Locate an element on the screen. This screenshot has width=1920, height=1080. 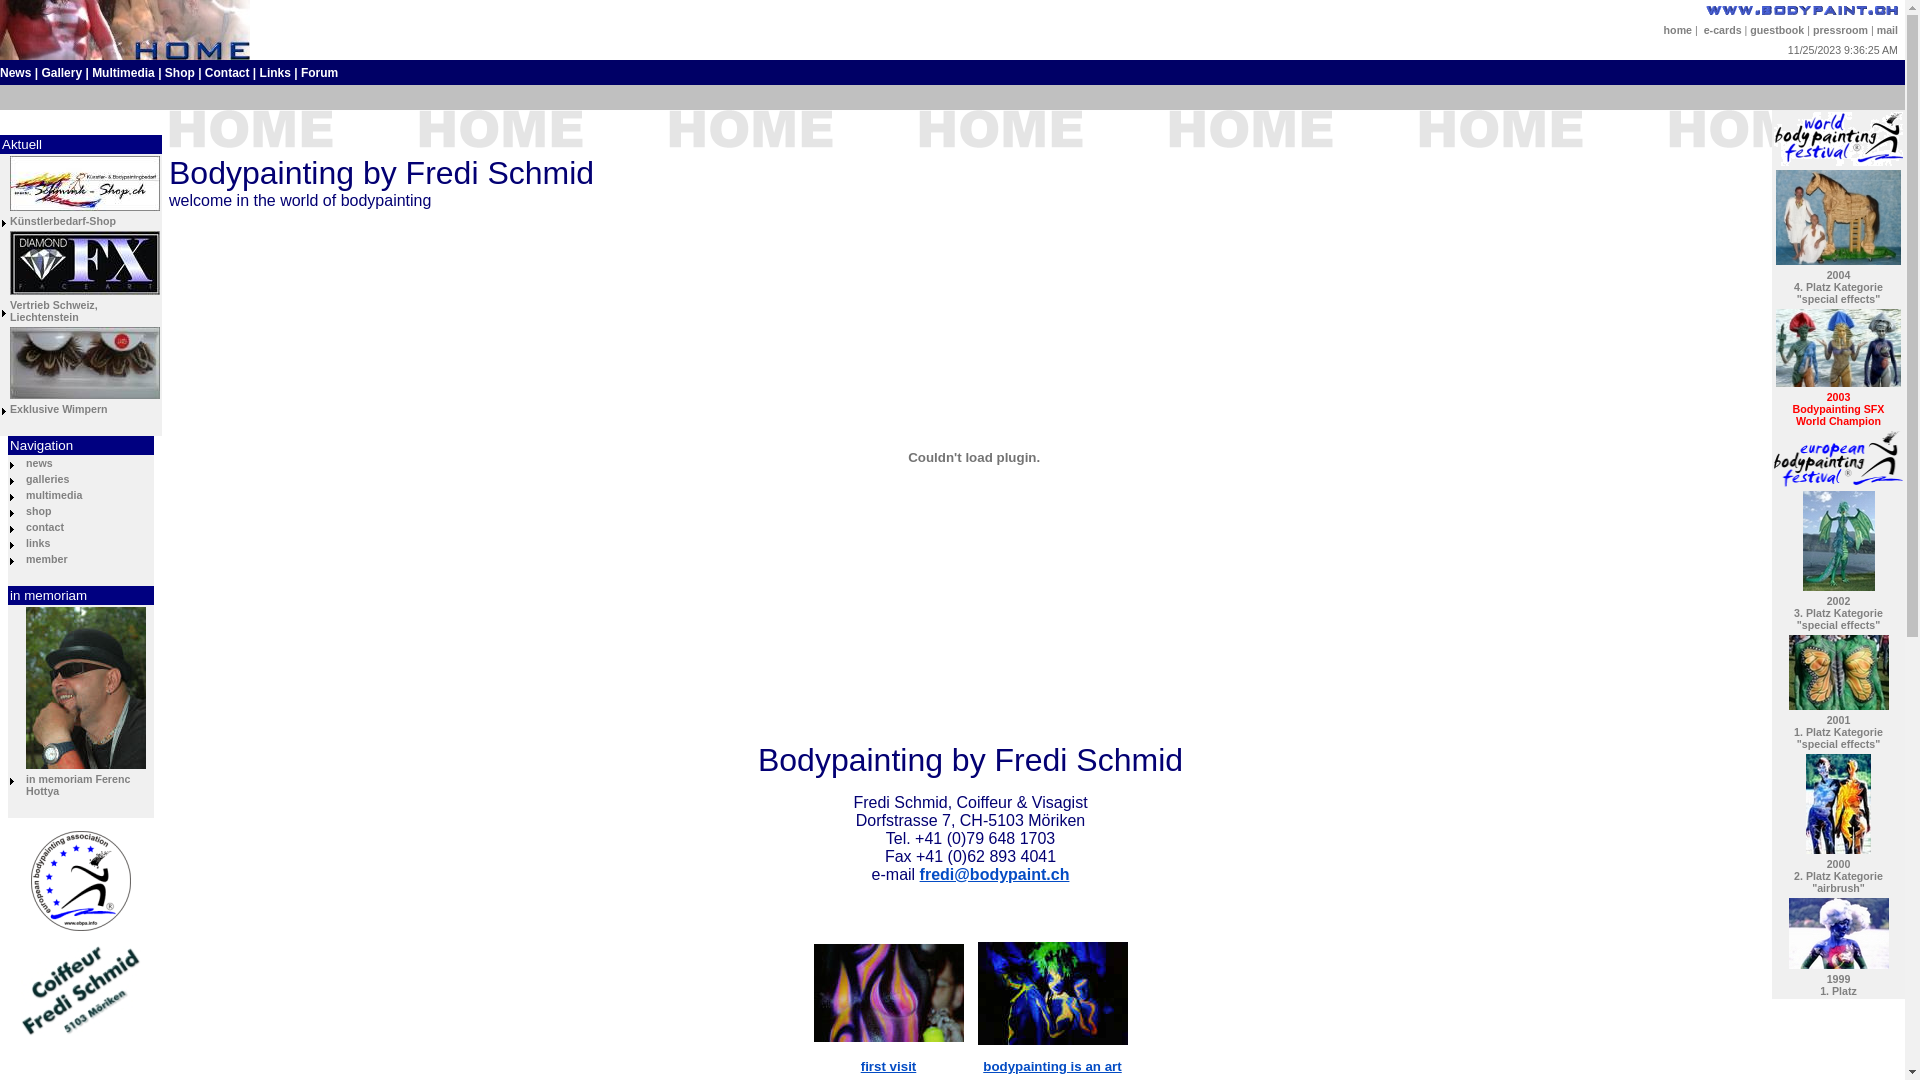
'fredi@bodypaint.ch' is located at coordinates (994, 873).